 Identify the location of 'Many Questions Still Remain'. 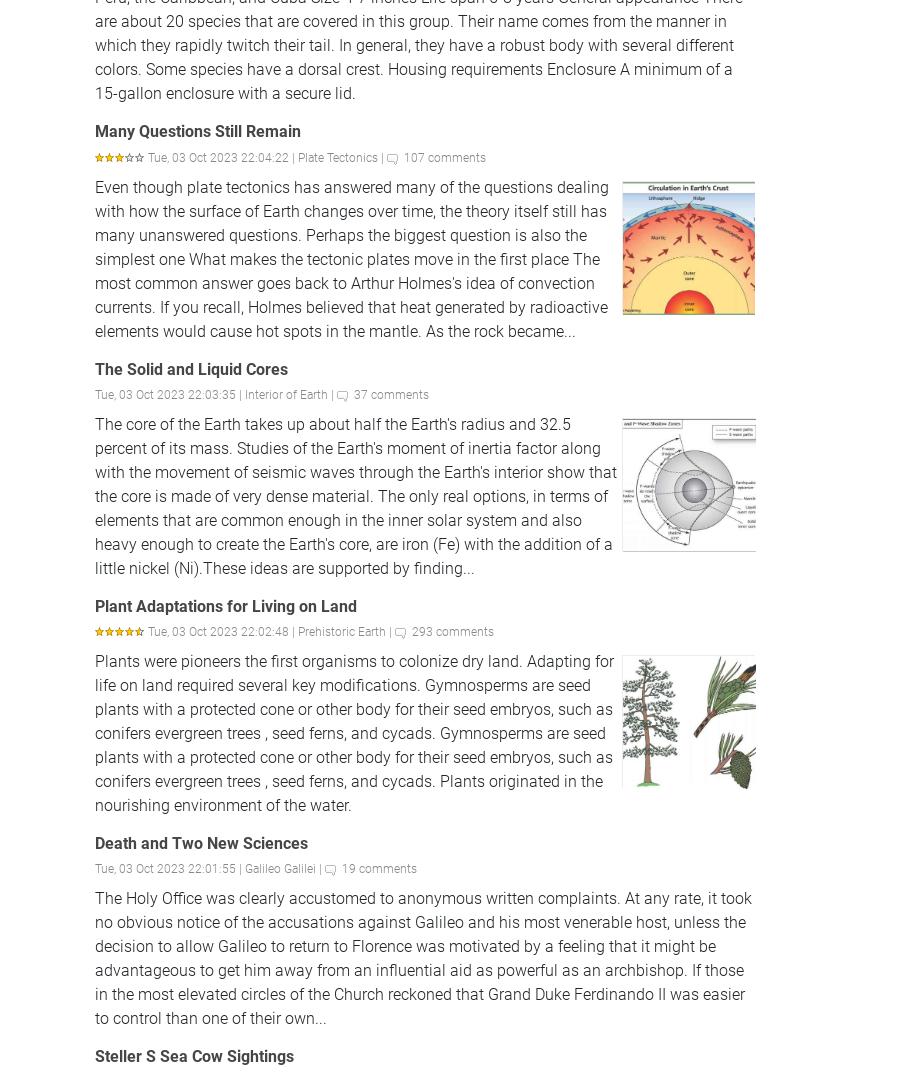
(197, 131).